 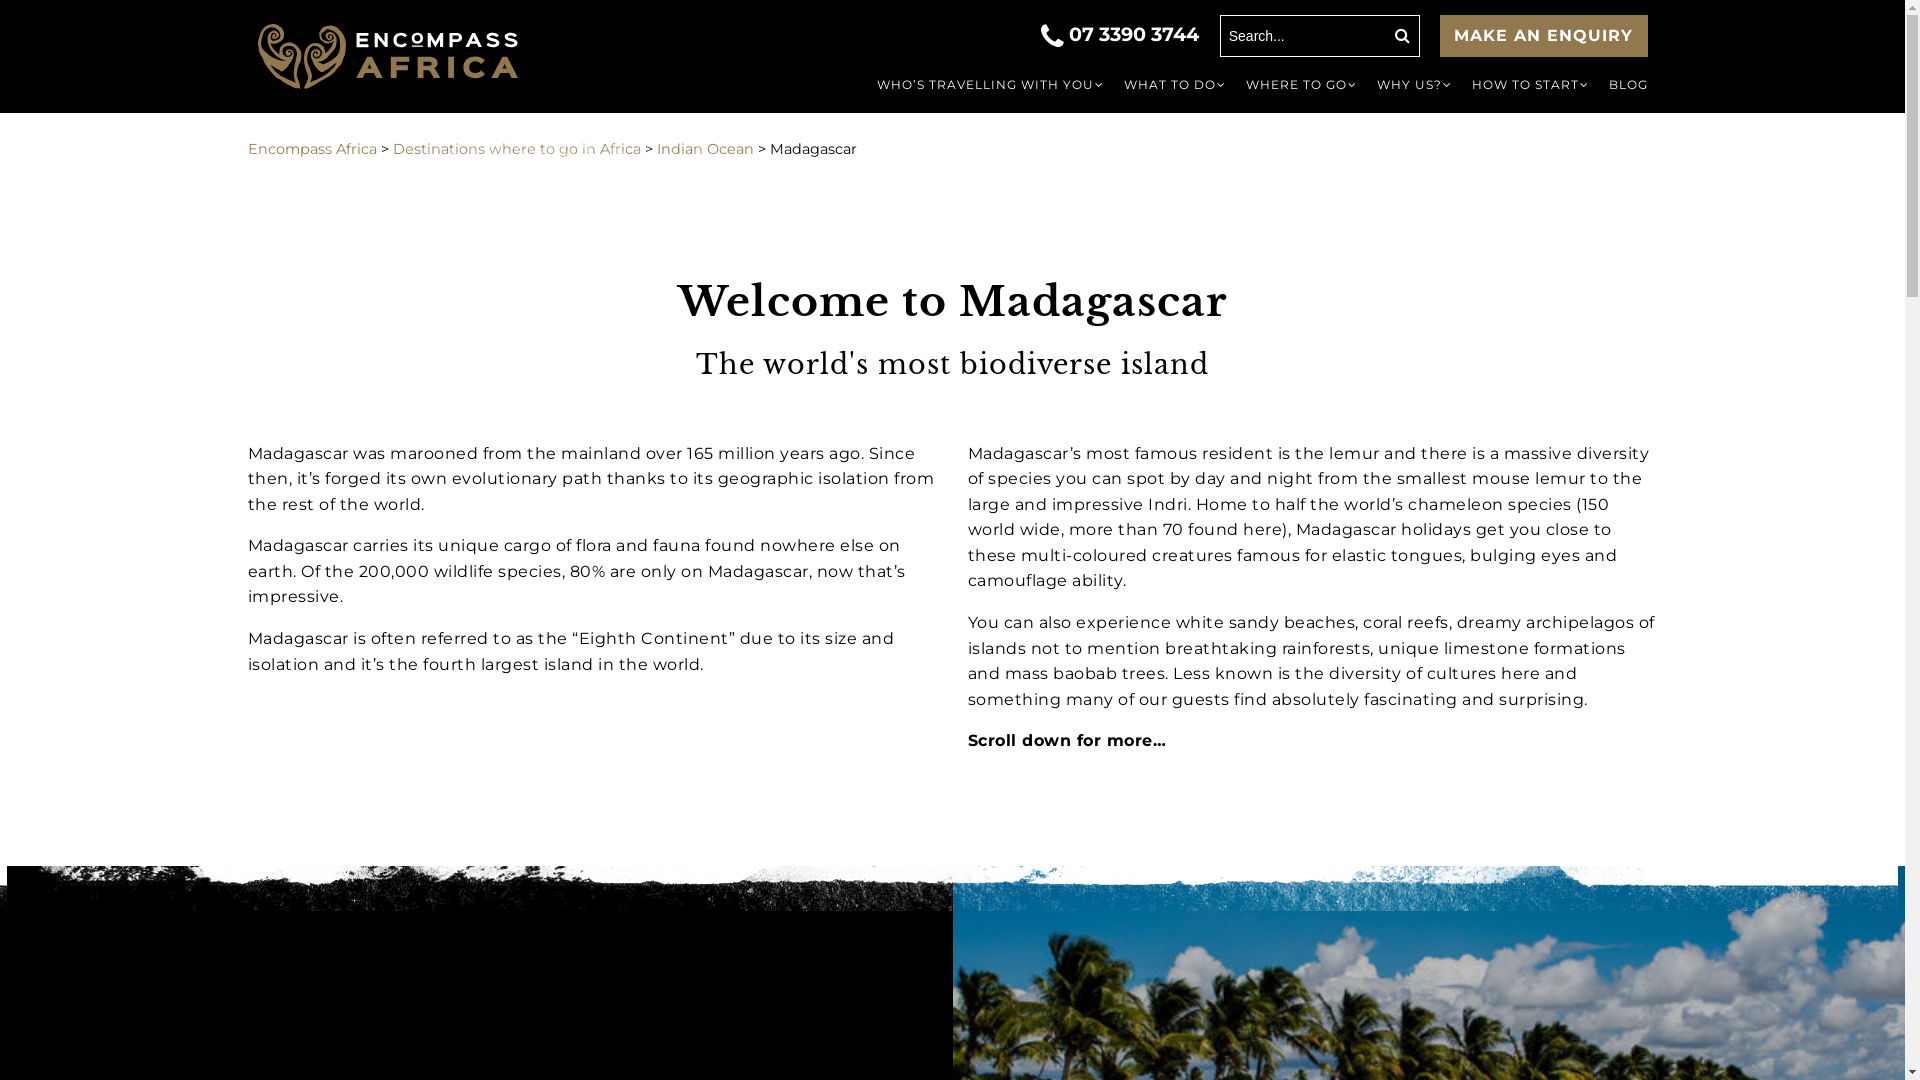 I want to click on 'Indian Ocean', so click(x=704, y=148).